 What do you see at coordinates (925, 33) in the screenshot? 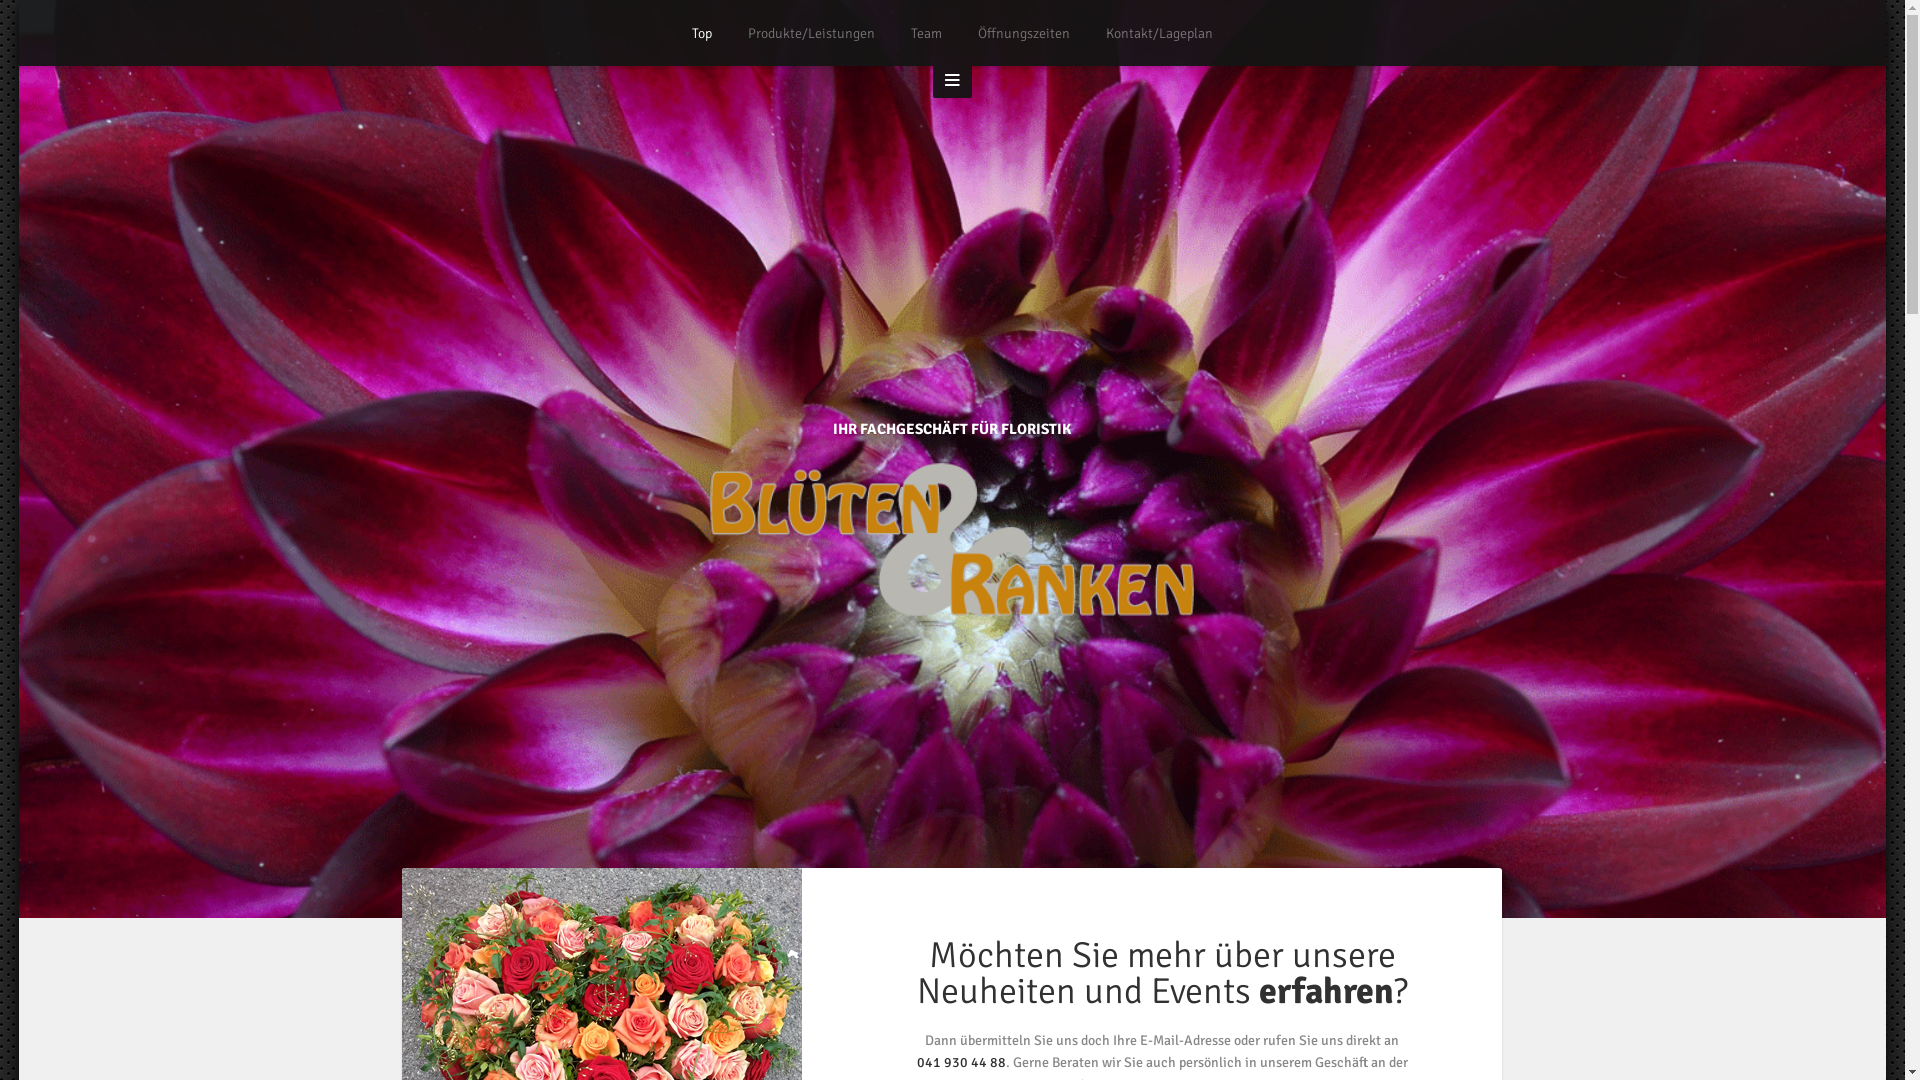
I see `'Team'` at bounding box center [925, 33].